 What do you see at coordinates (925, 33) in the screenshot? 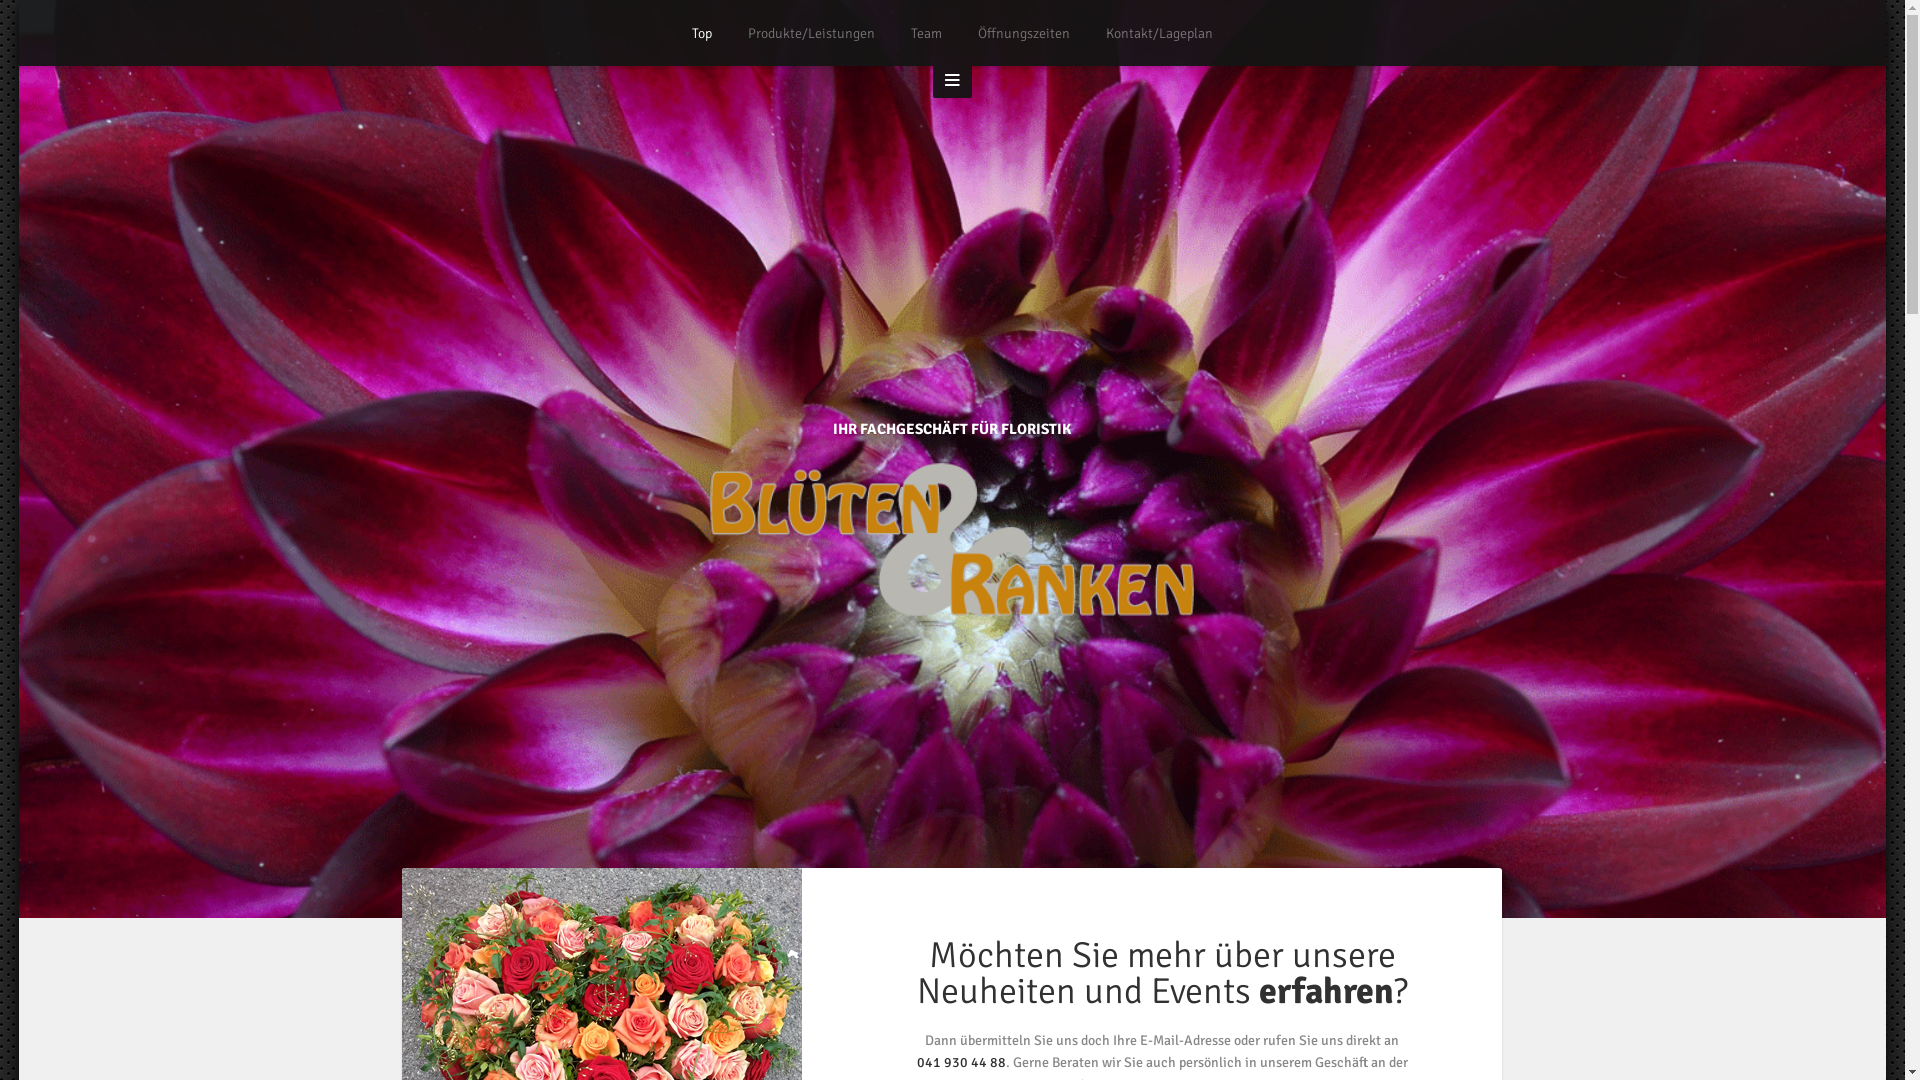
I see `'Team'` at bounding box center [925, 33].